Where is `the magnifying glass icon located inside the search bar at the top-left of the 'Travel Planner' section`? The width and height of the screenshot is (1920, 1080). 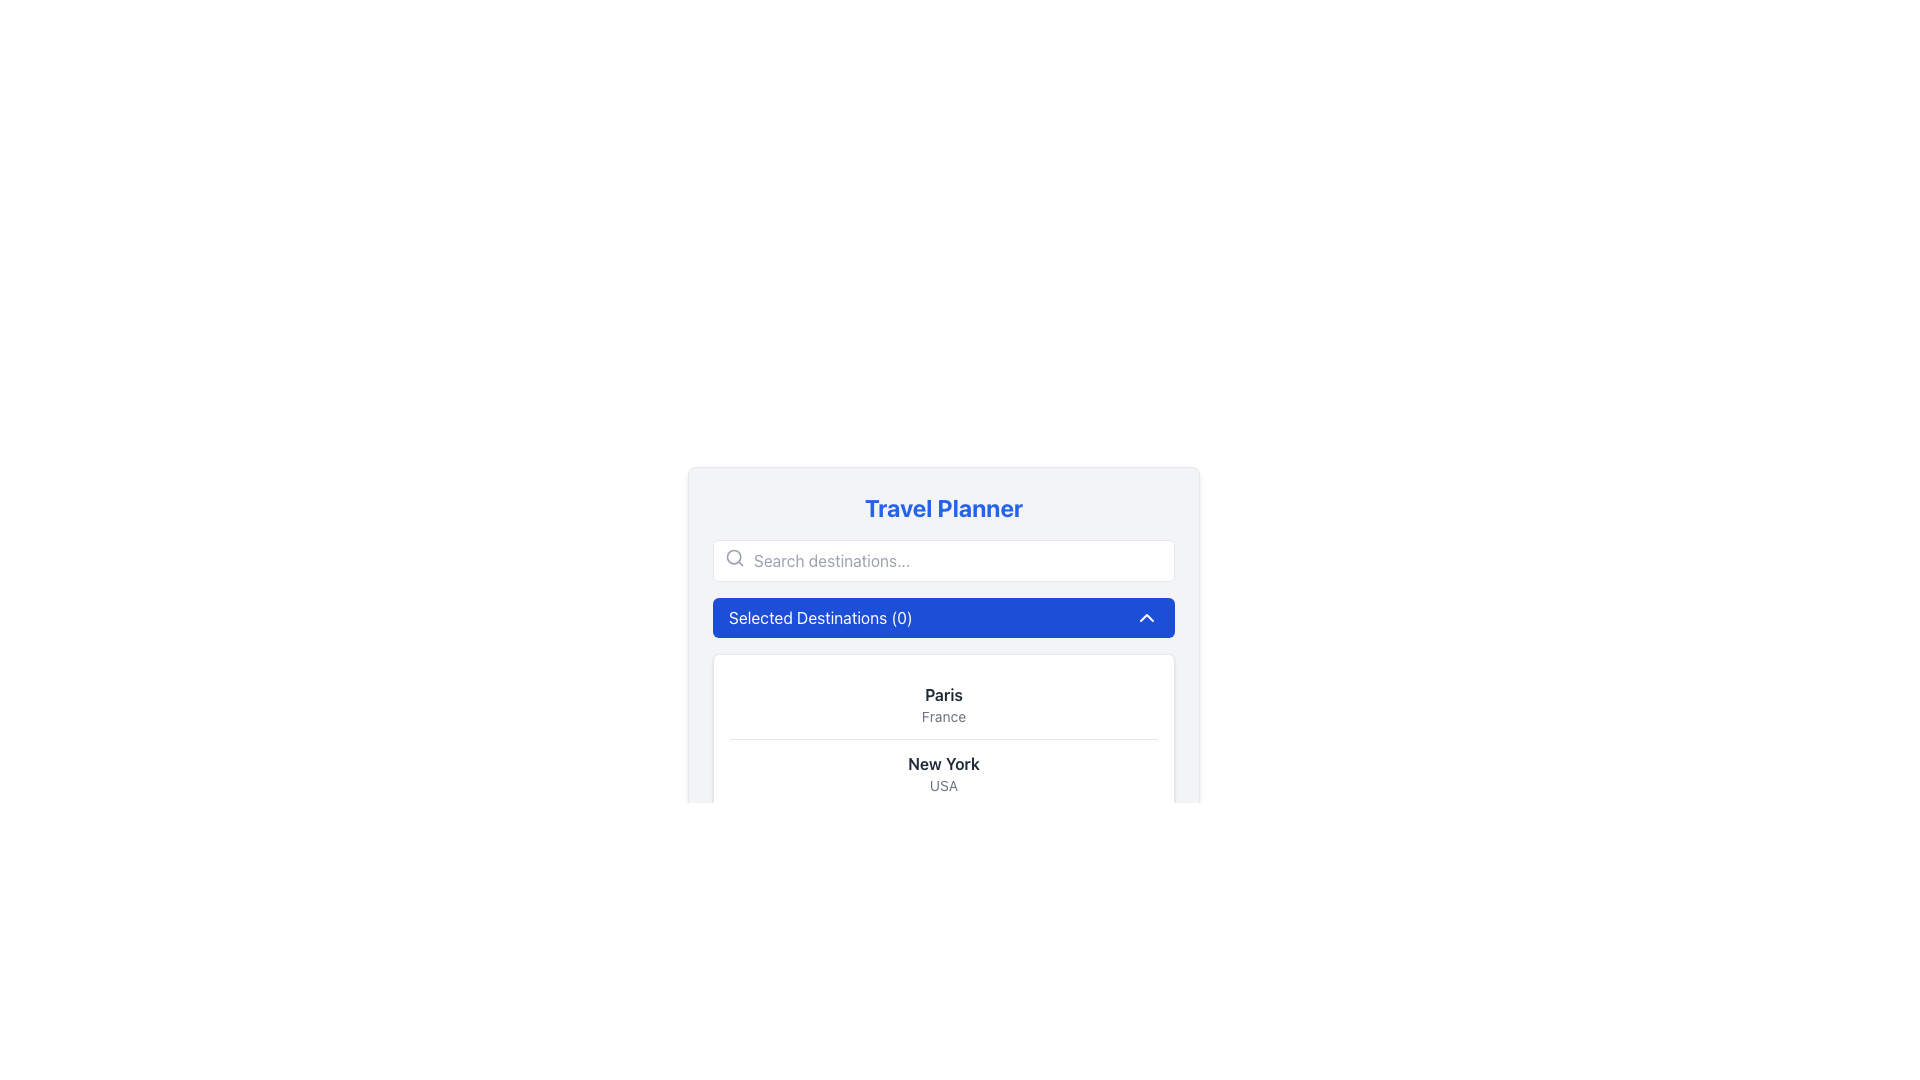
the magnifying glass icon located inside the search bar at the top-left of the 'Travel Planner' section is located at coordinates (733, 558).